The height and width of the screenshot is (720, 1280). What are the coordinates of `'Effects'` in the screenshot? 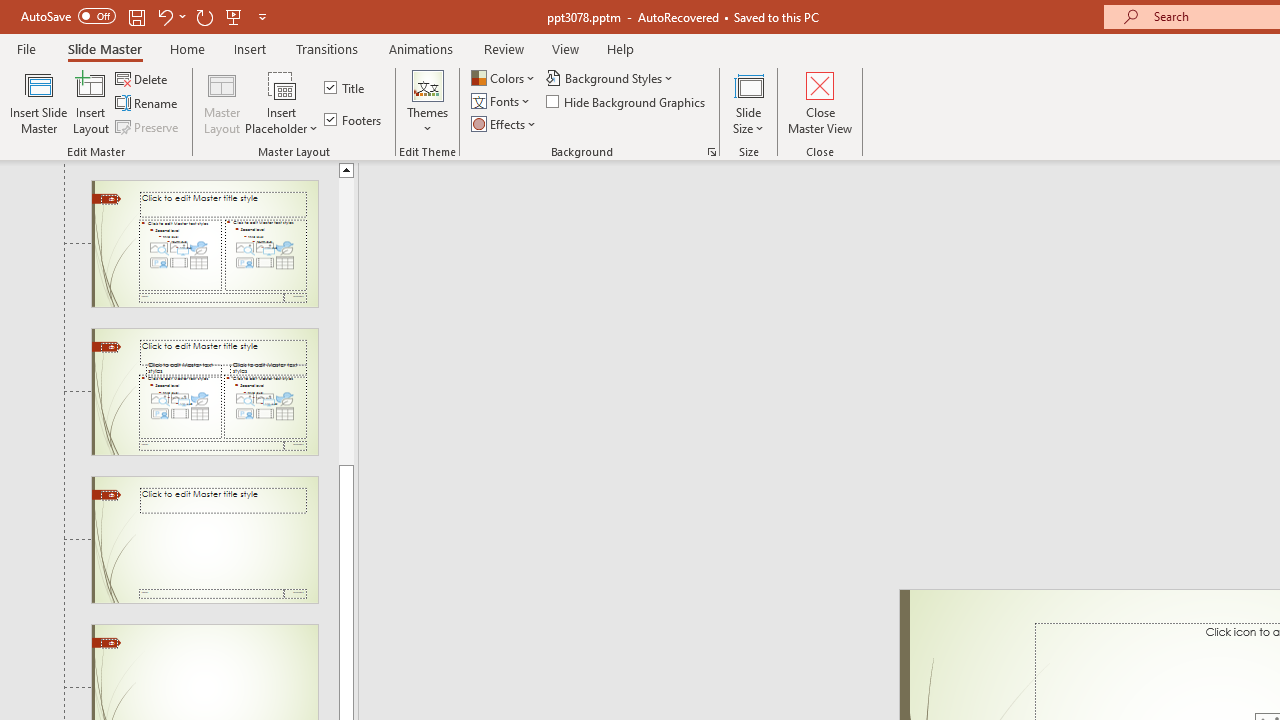 It's located at (505, 124).